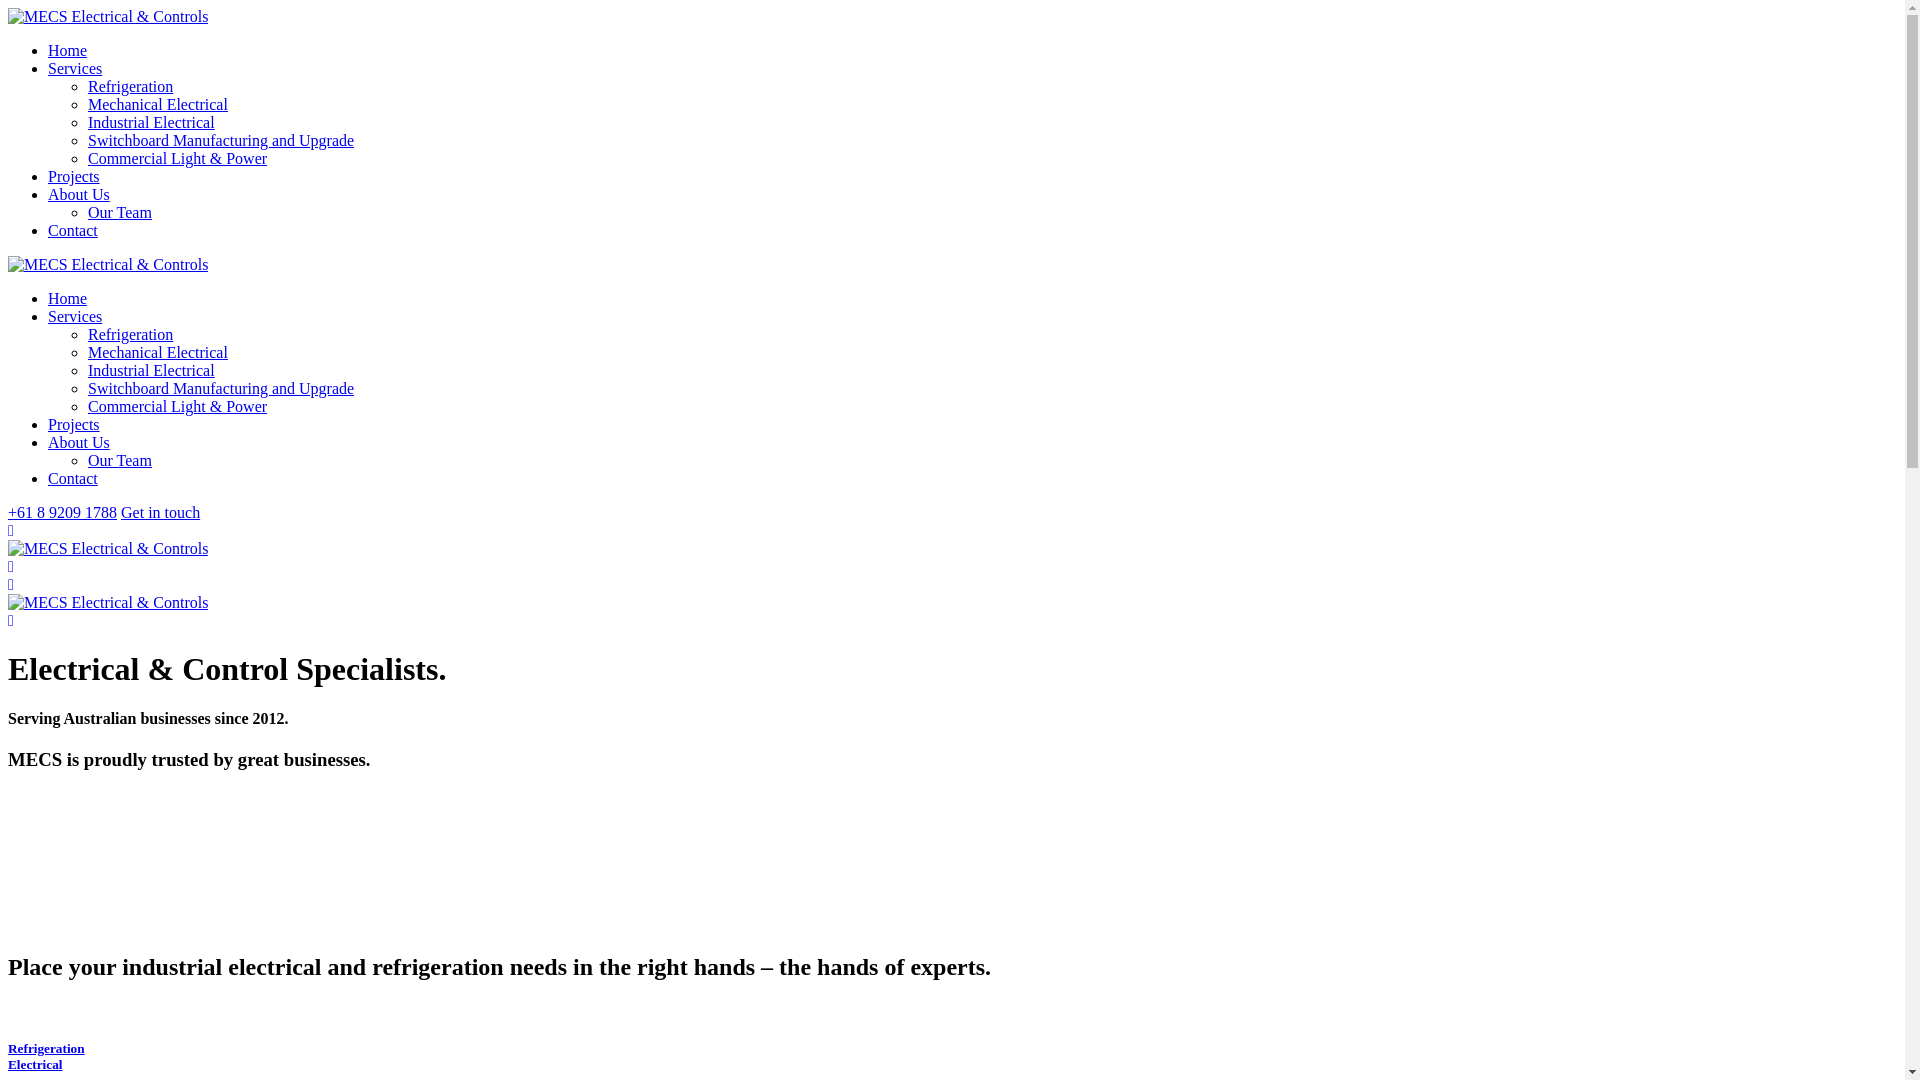 This screenshot has width=1920, height=1080. Describe the element at coordinates (129, 85) in the screenshot. I see `'Refrigeration'` at that location.